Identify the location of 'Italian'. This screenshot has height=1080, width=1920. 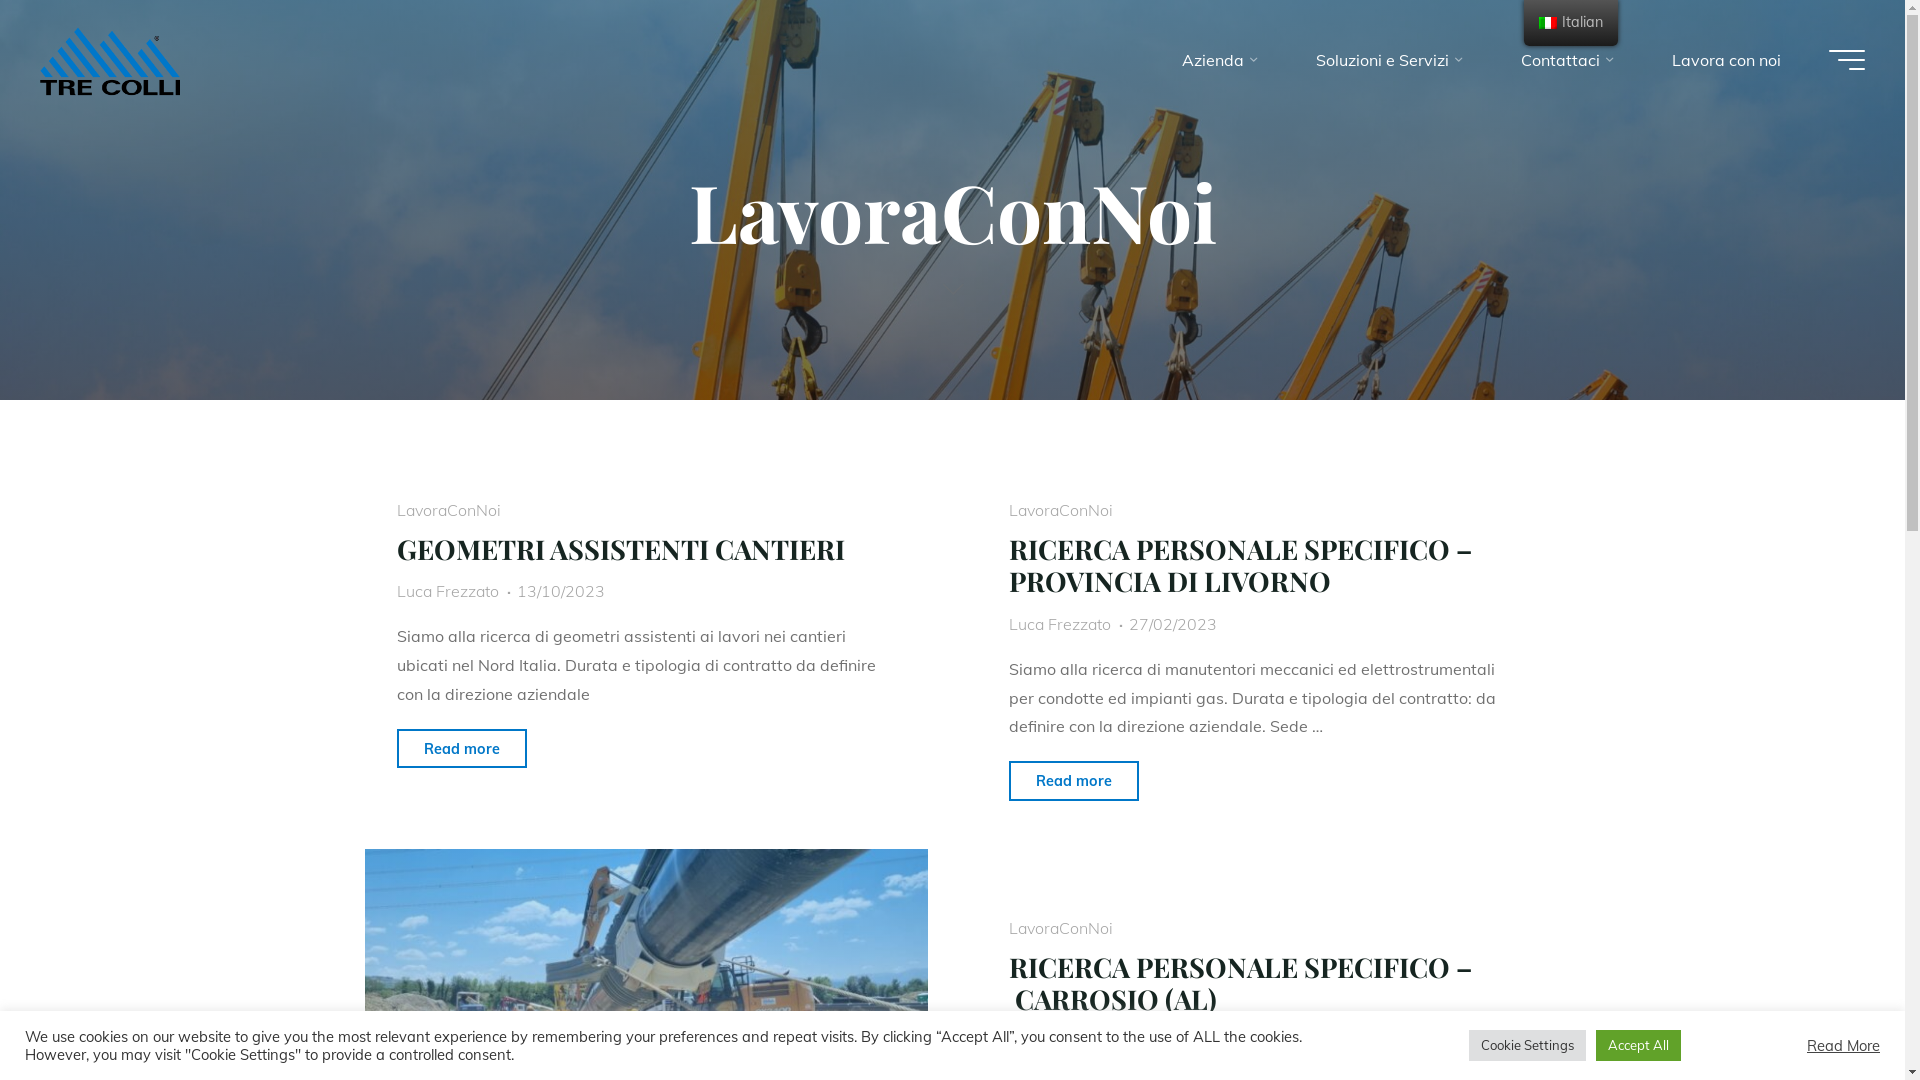
(1546, 23).